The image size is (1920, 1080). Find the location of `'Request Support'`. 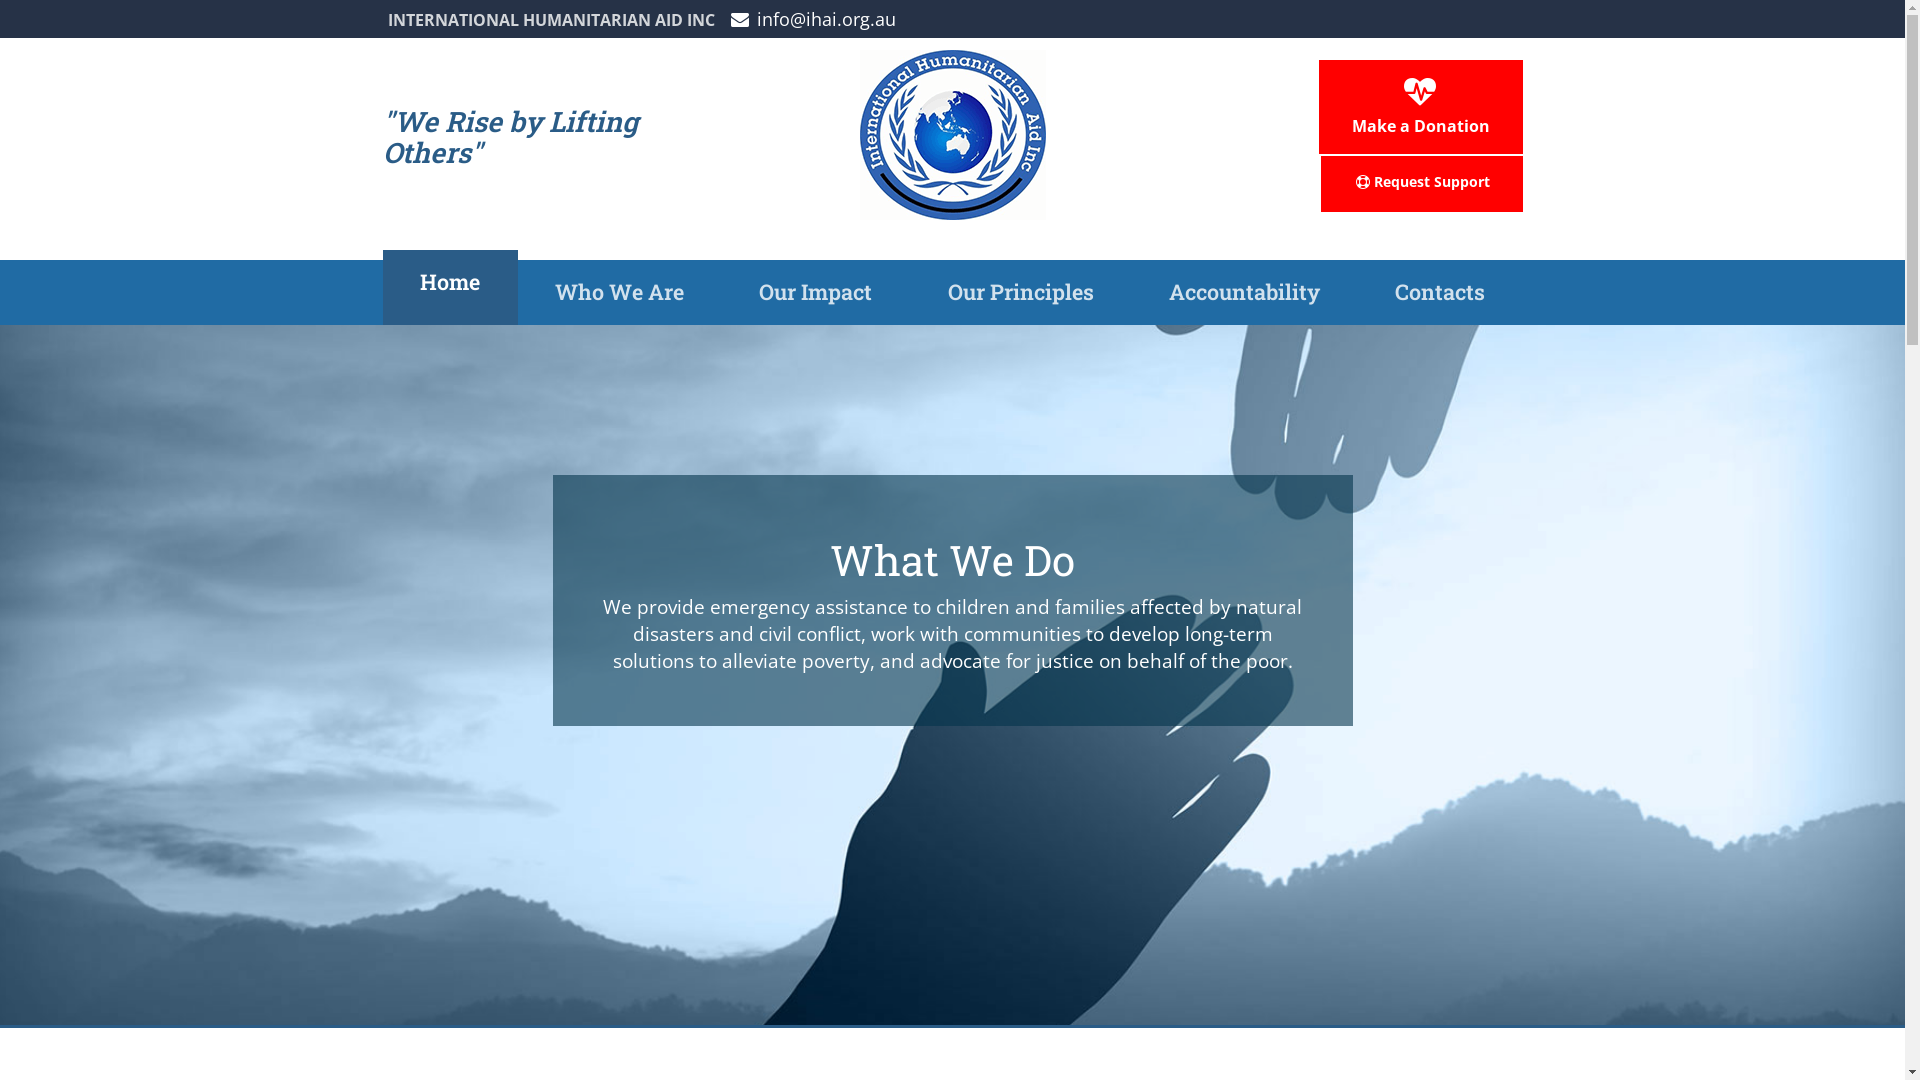

'Request Support' is located at coordinates (19, 585).